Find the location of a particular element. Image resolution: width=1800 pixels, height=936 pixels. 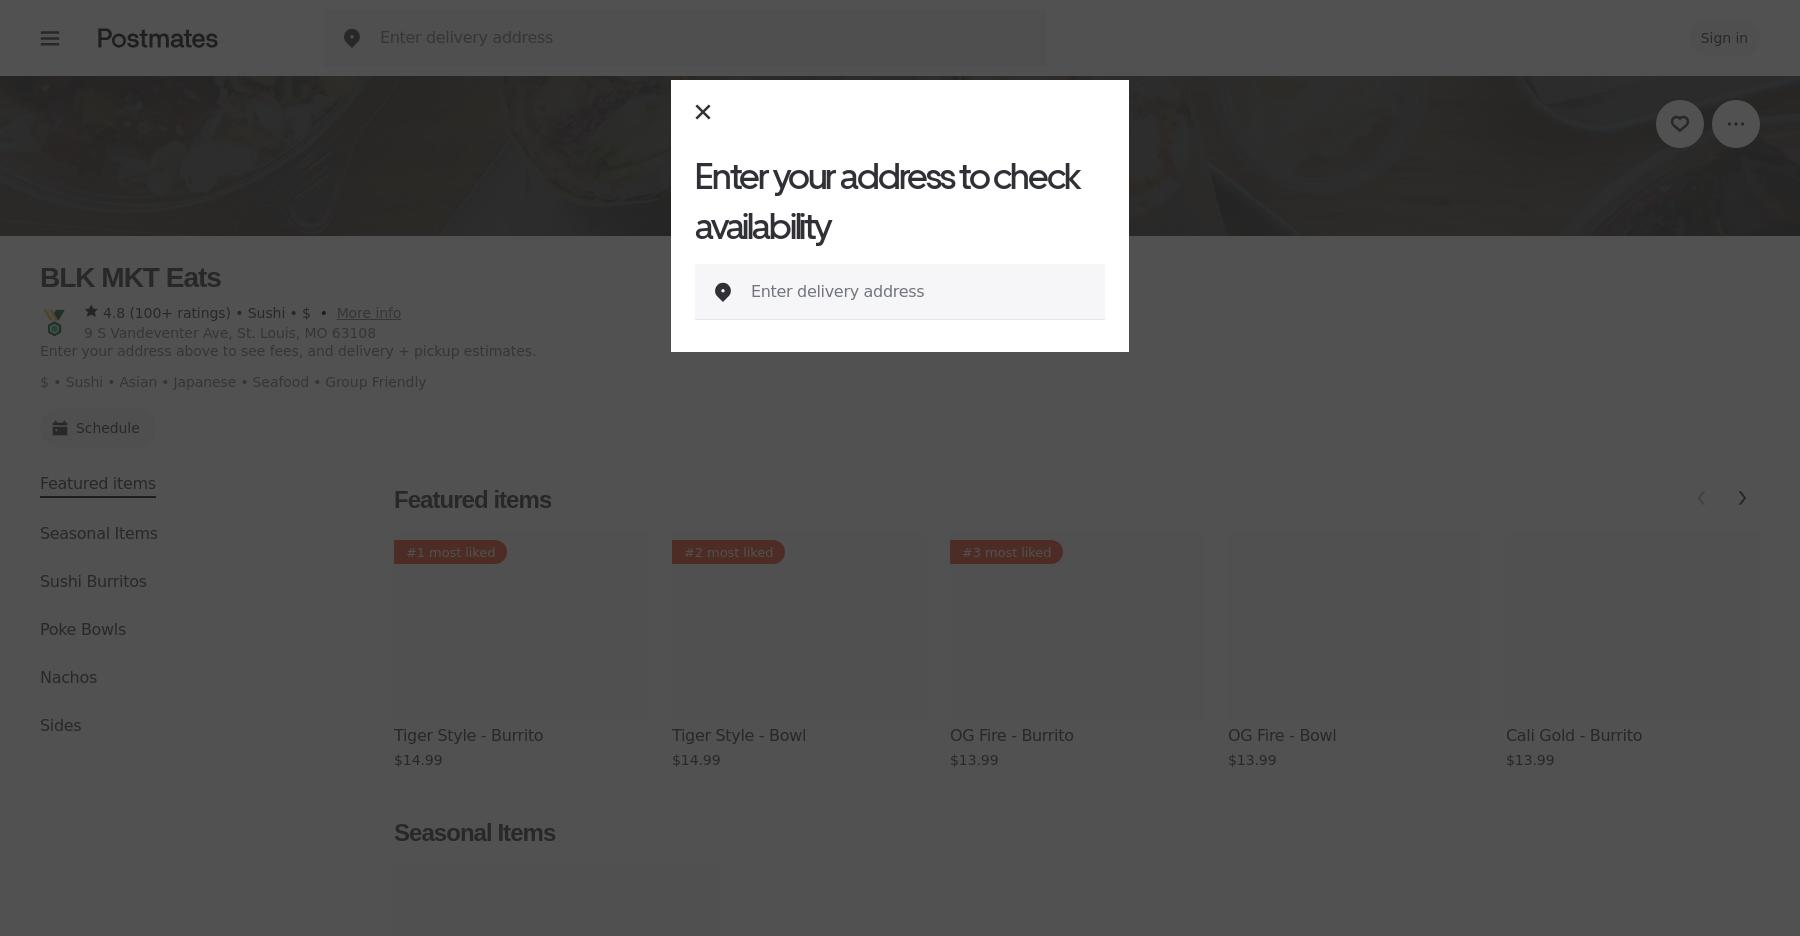

'Seafood' is located at coordinates (279, 381).